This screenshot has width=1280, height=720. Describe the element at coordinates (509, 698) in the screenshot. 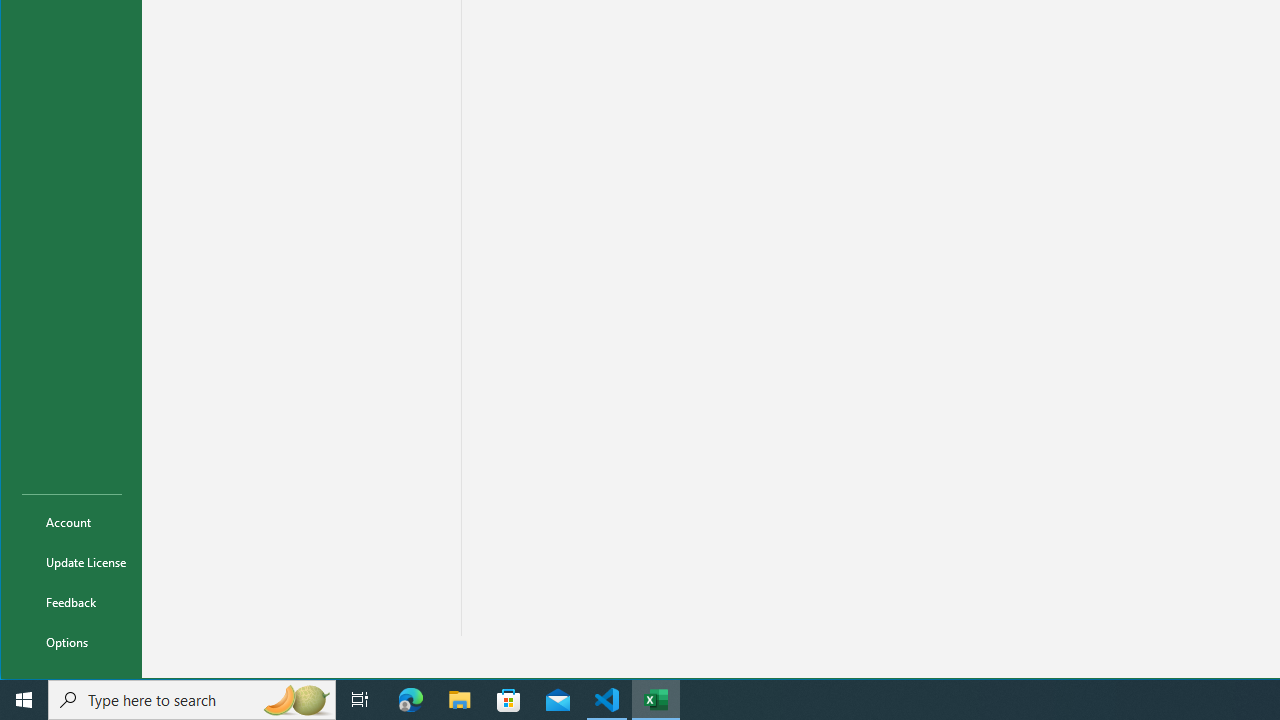

I see `'Microsoft Store'` at that location.